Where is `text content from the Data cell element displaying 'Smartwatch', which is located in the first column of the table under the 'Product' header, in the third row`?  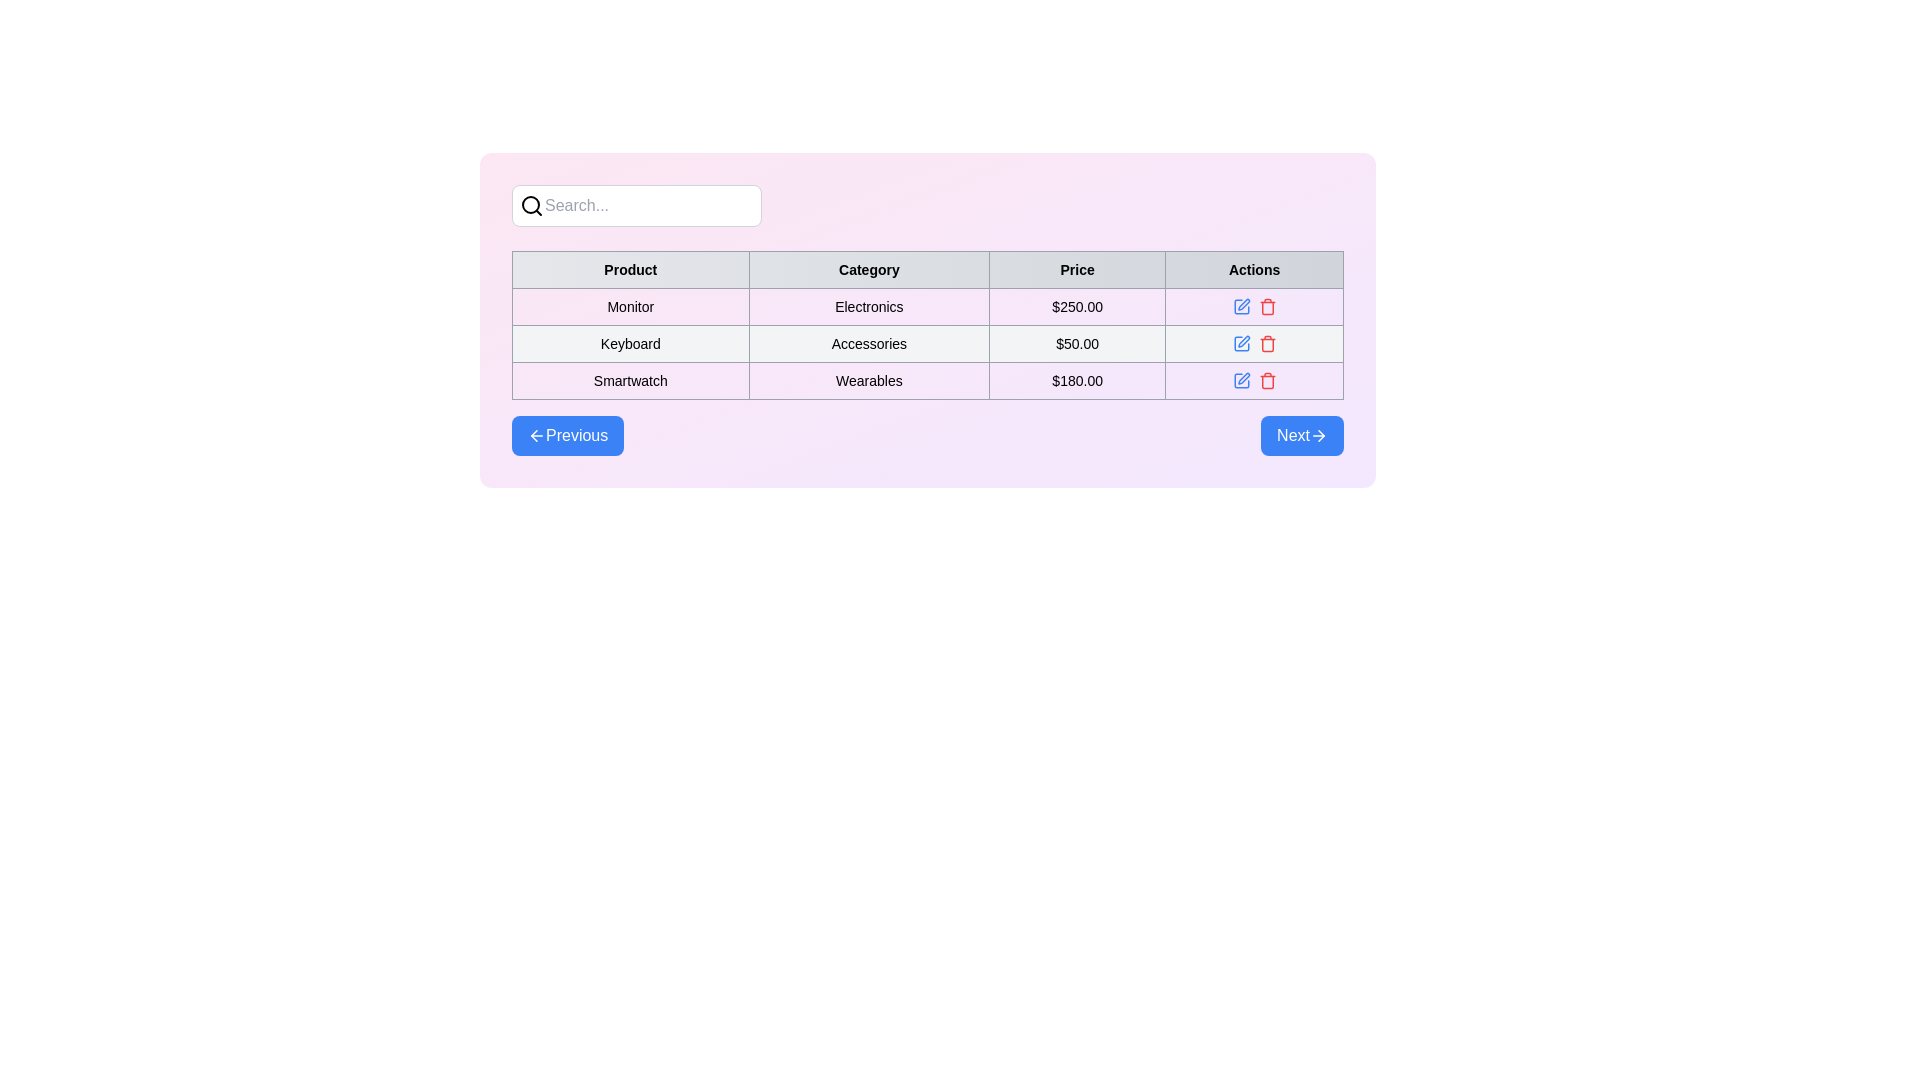 text content from the Data cell element displaying 'Smartwatch', which is located in the first column of the table under the 'Product' header, in the third row is located at coordinates (629, 381).